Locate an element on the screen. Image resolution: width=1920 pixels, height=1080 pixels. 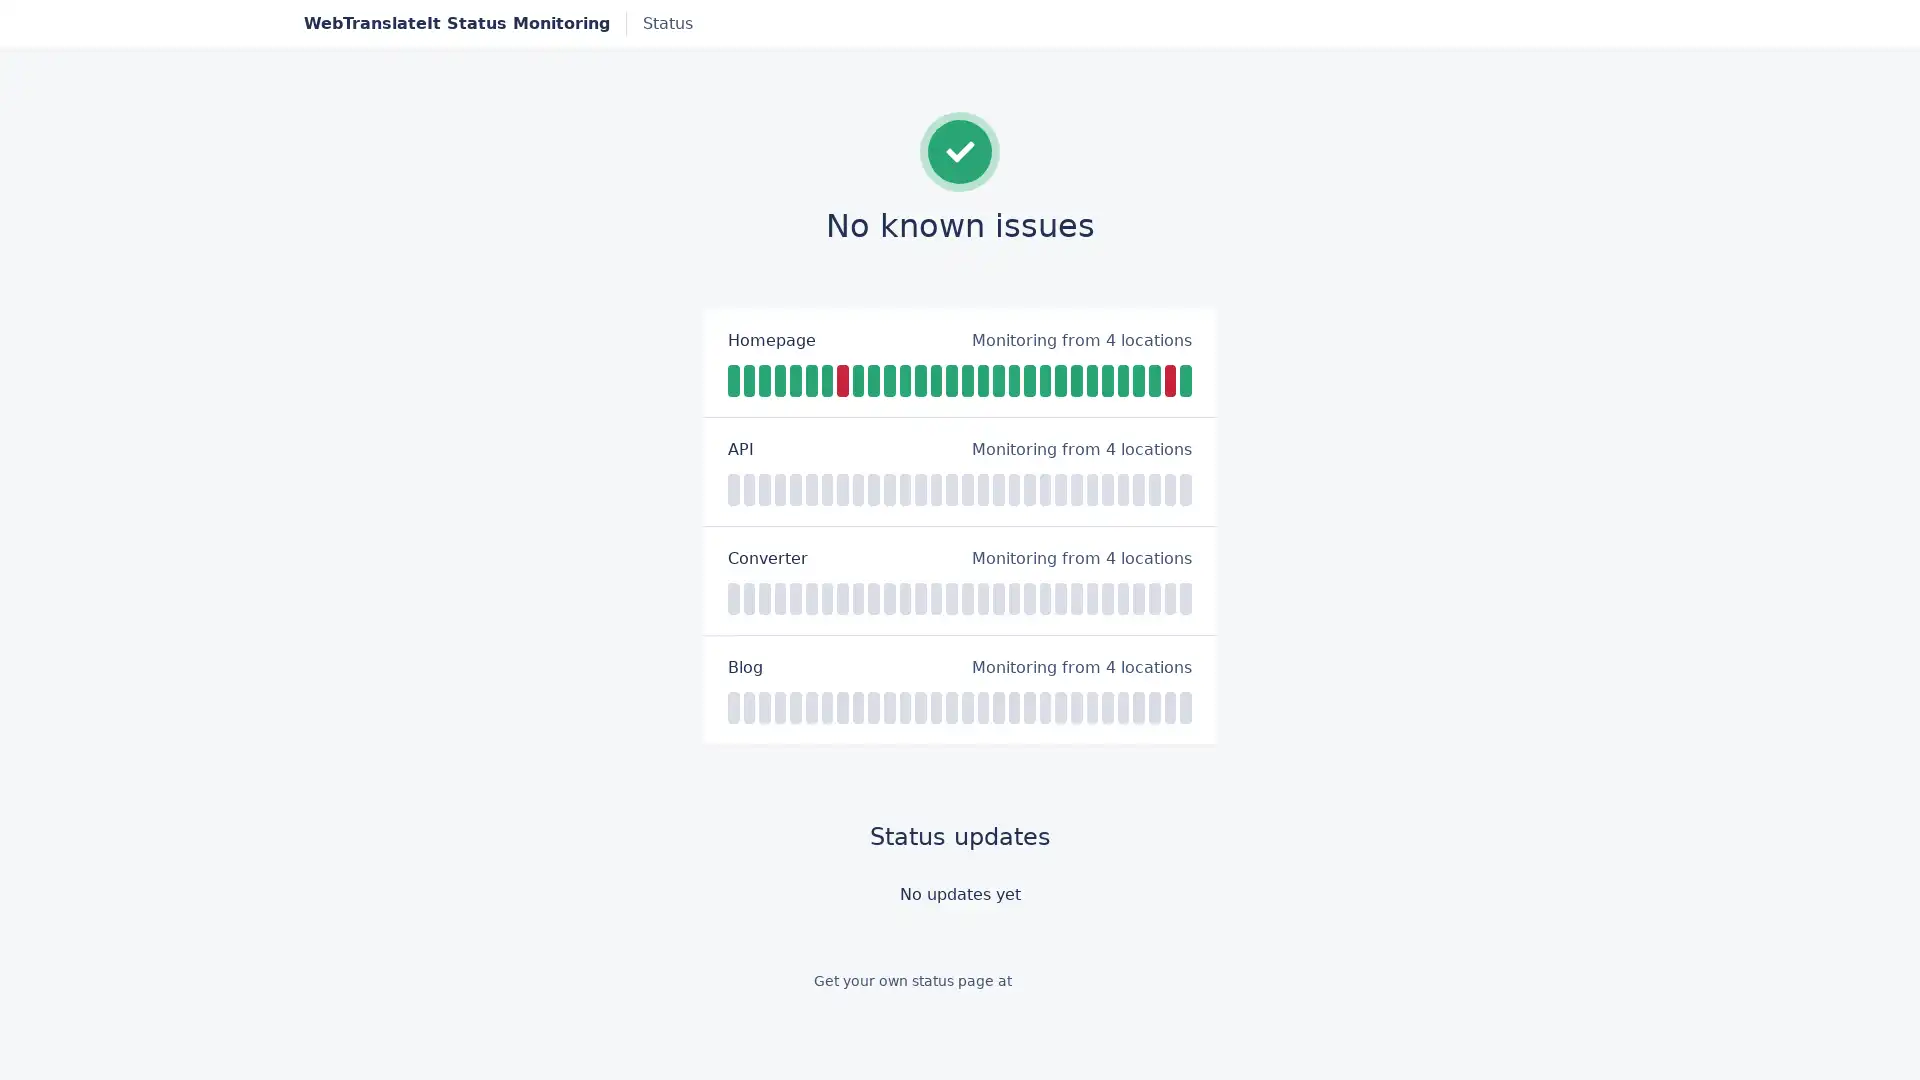
Converter is located at coordinates (767, 558).